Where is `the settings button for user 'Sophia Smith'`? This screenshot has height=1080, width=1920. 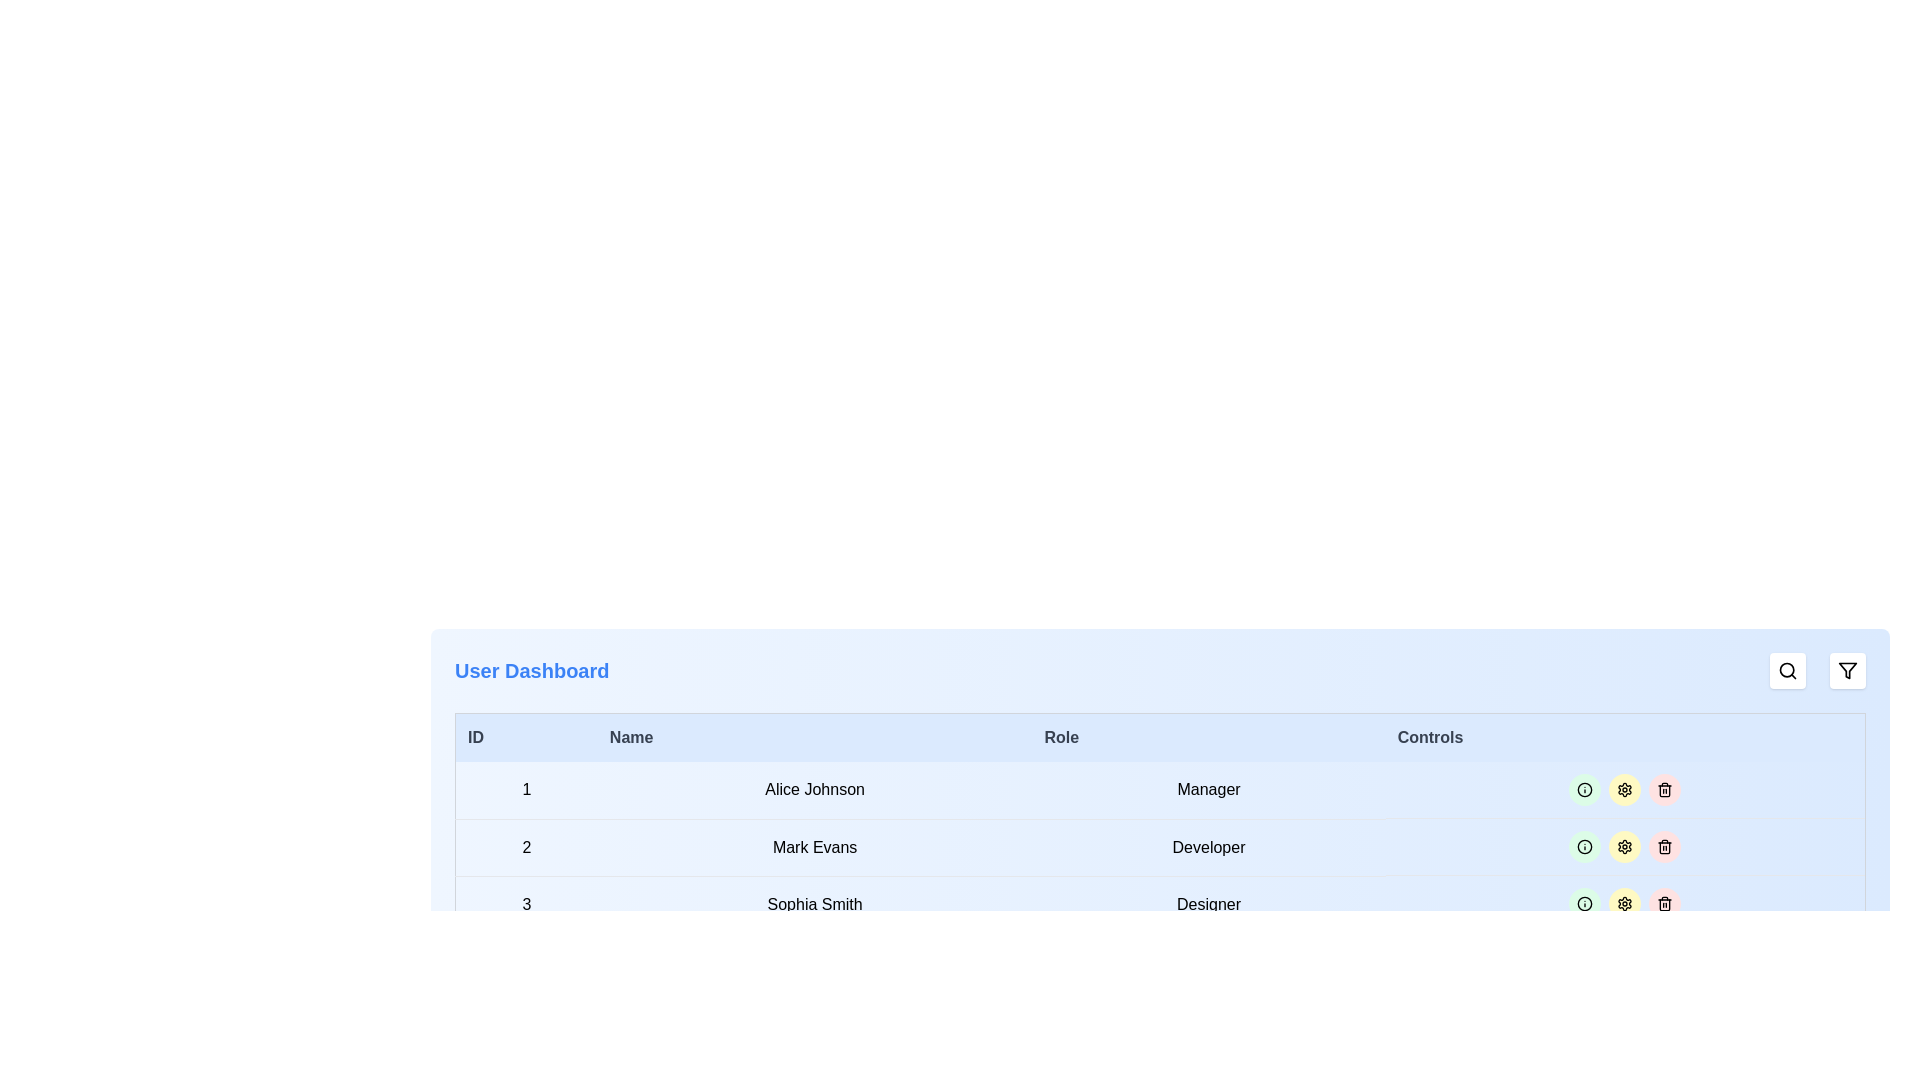
the settings button for user 'Sophia Smith' is located at coordinates (1625, 789).